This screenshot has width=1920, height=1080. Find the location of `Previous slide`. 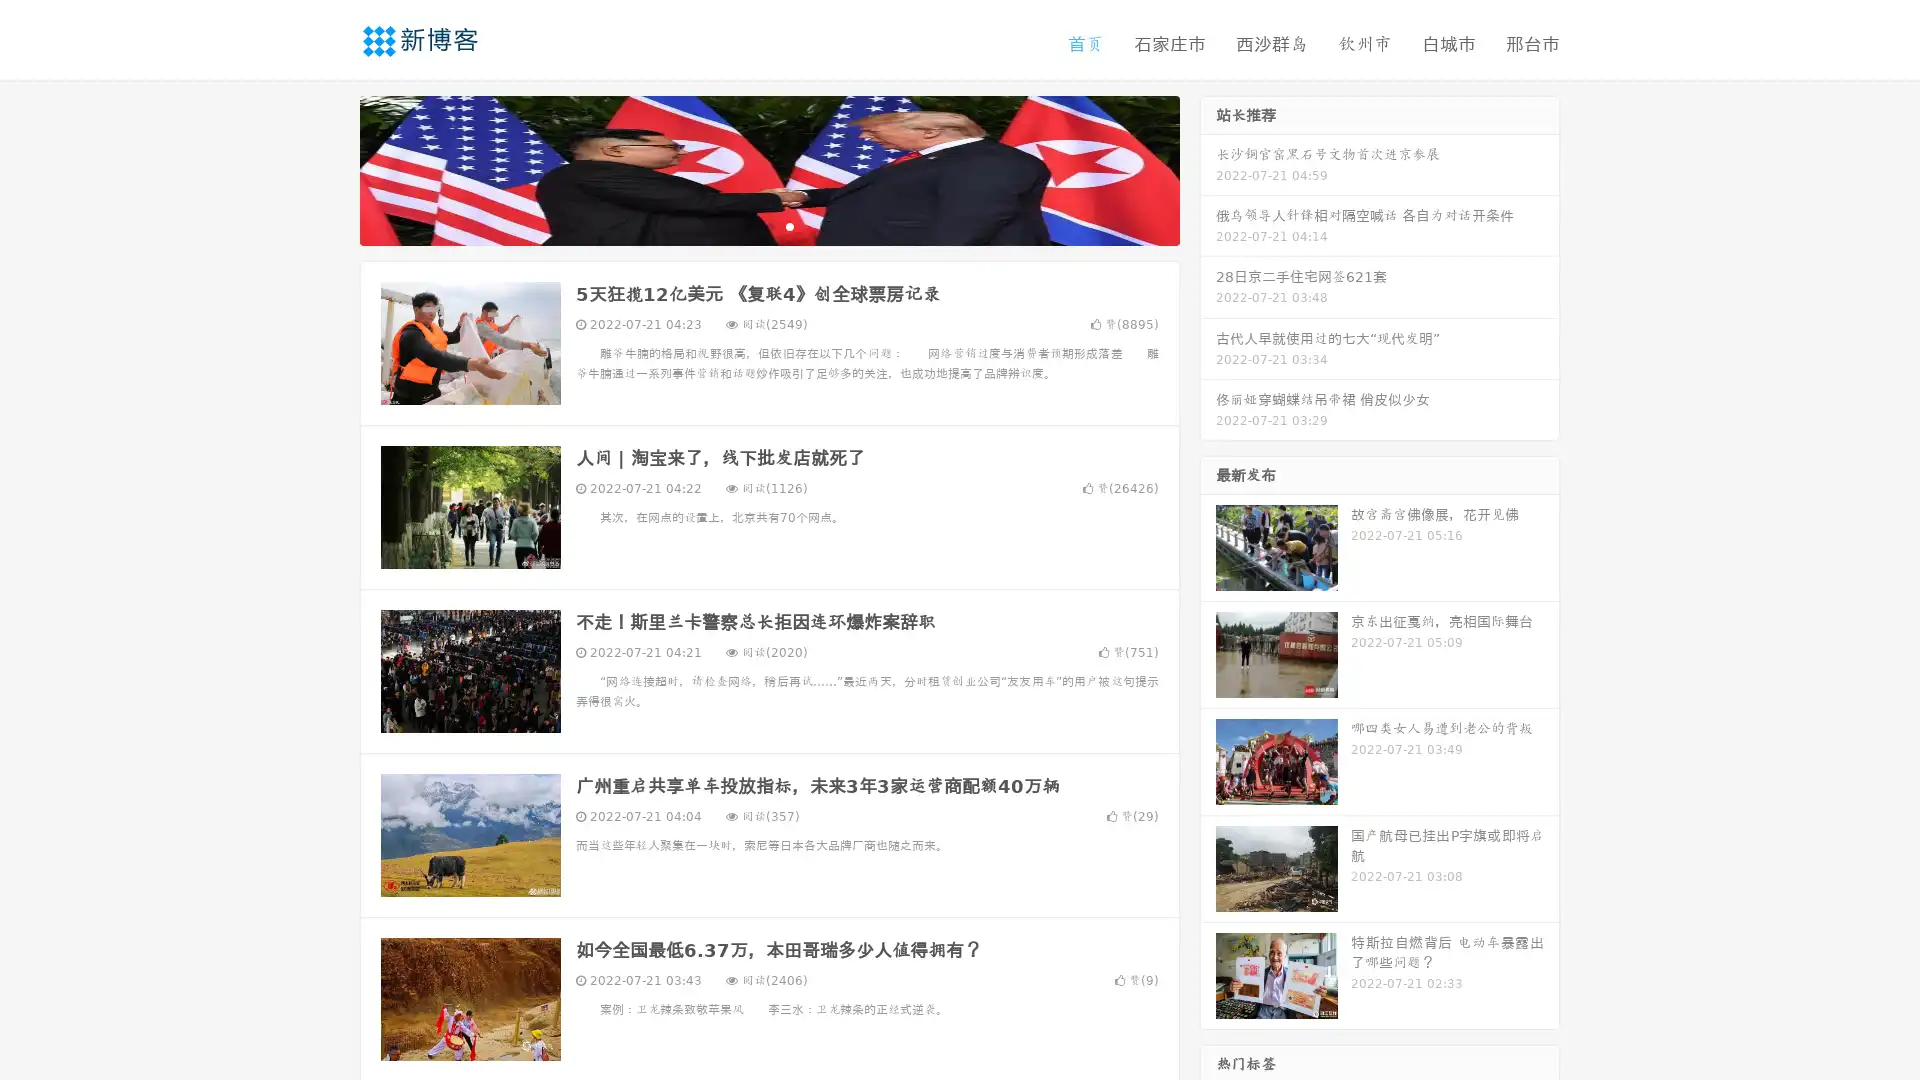

Previous slide is located at coordinates (330, 168).